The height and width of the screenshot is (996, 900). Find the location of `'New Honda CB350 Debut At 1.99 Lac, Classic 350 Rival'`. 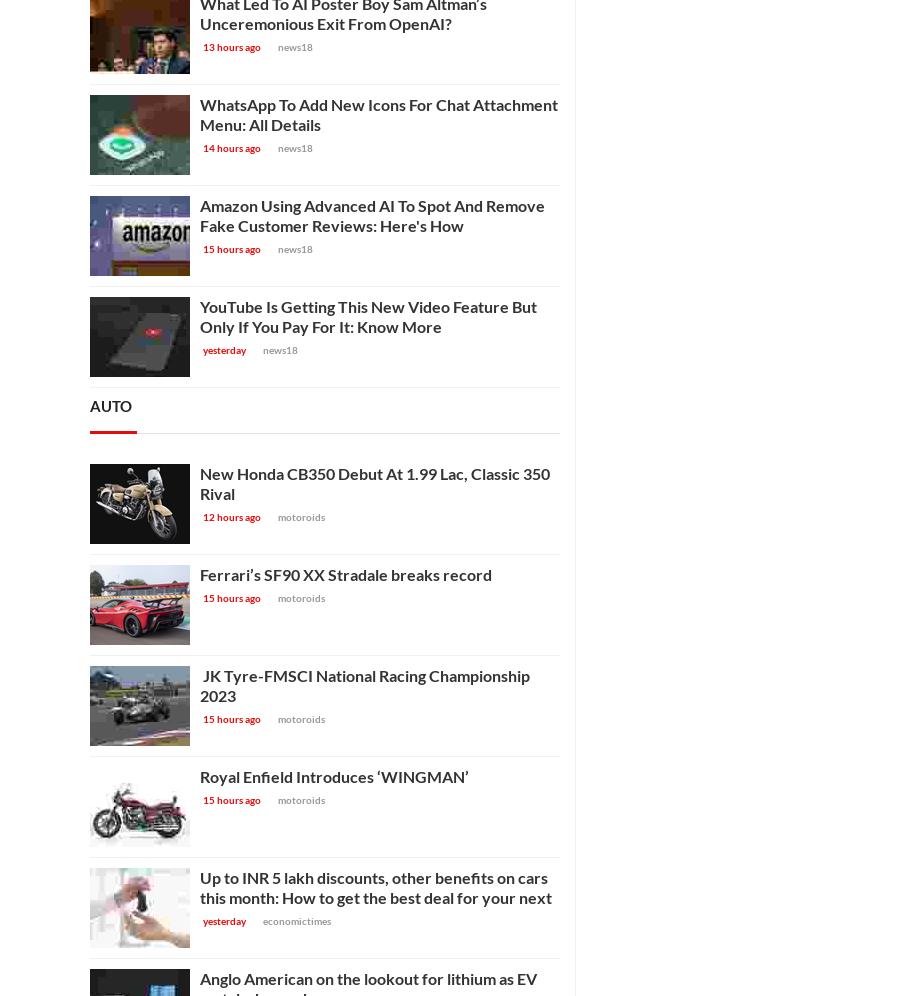

'New Honda CB350 Debut At 1.99 Lac, Classic 350 Rival' is located at coordinates (375, 481).